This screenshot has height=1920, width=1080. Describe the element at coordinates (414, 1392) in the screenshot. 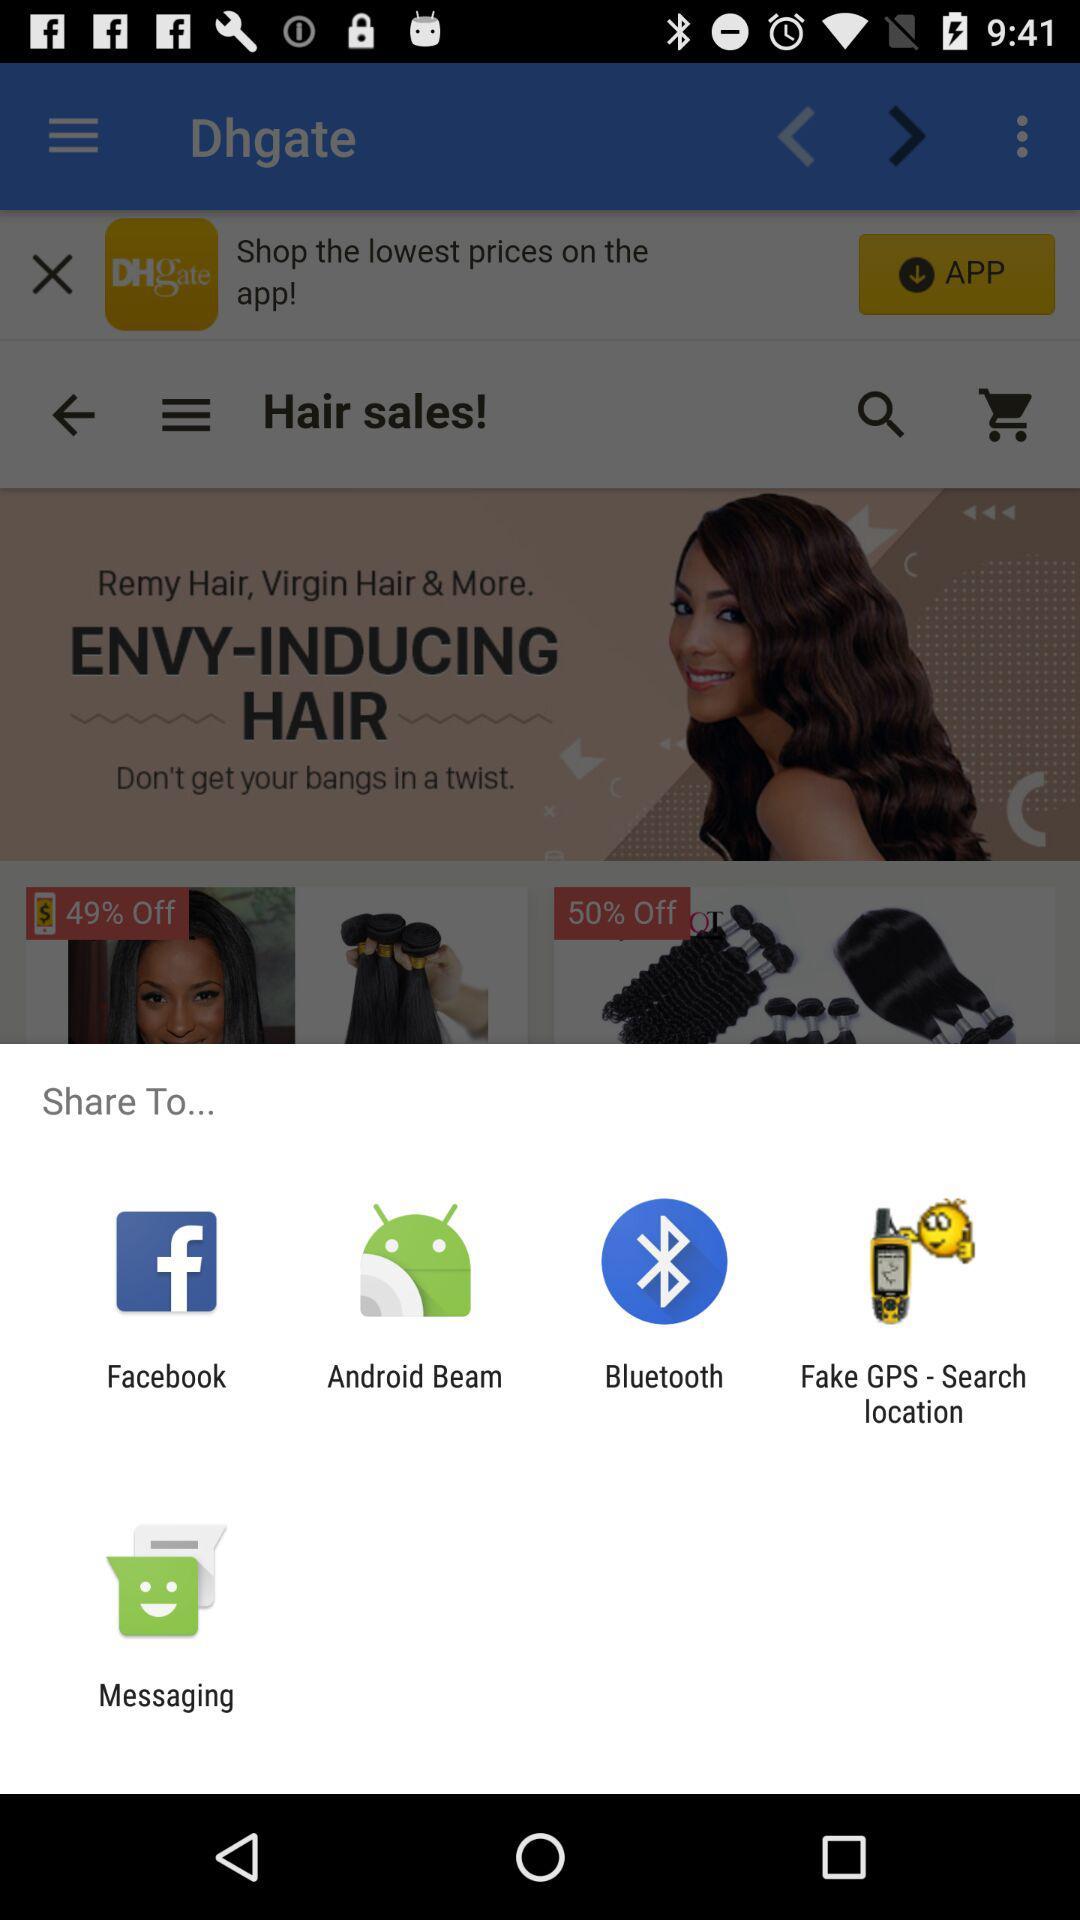

I see `app next to facebook icon` at that location.